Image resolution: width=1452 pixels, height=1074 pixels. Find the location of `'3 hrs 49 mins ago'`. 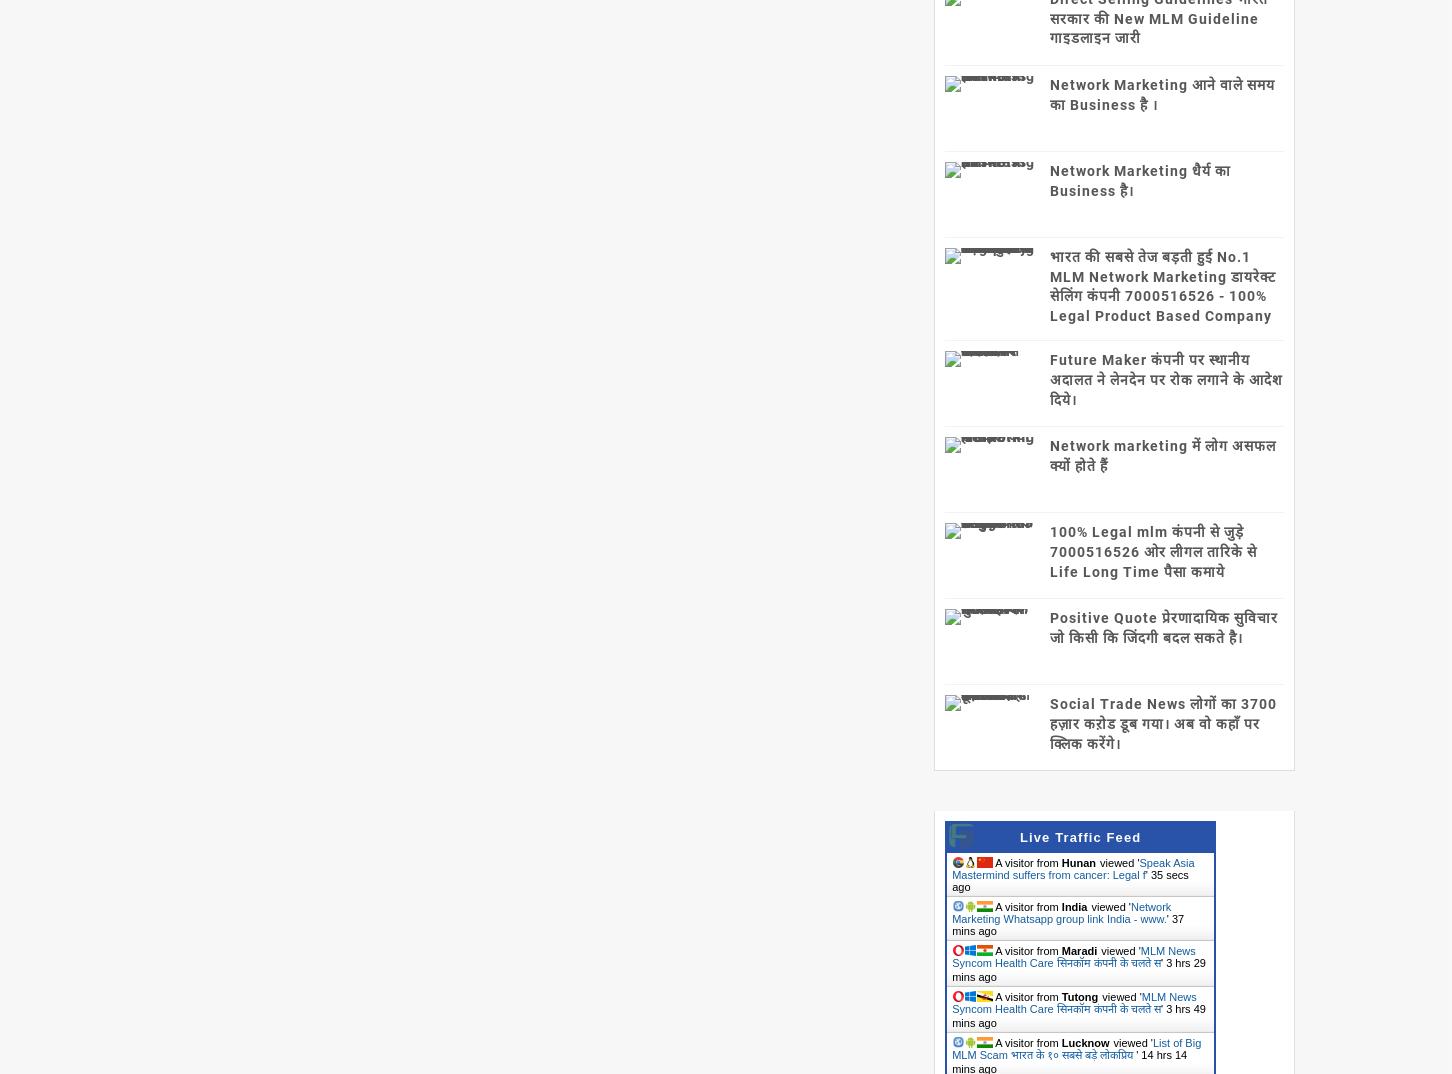

'3 hrs 49 mins ago' is located at coordinates (1077, 1015).